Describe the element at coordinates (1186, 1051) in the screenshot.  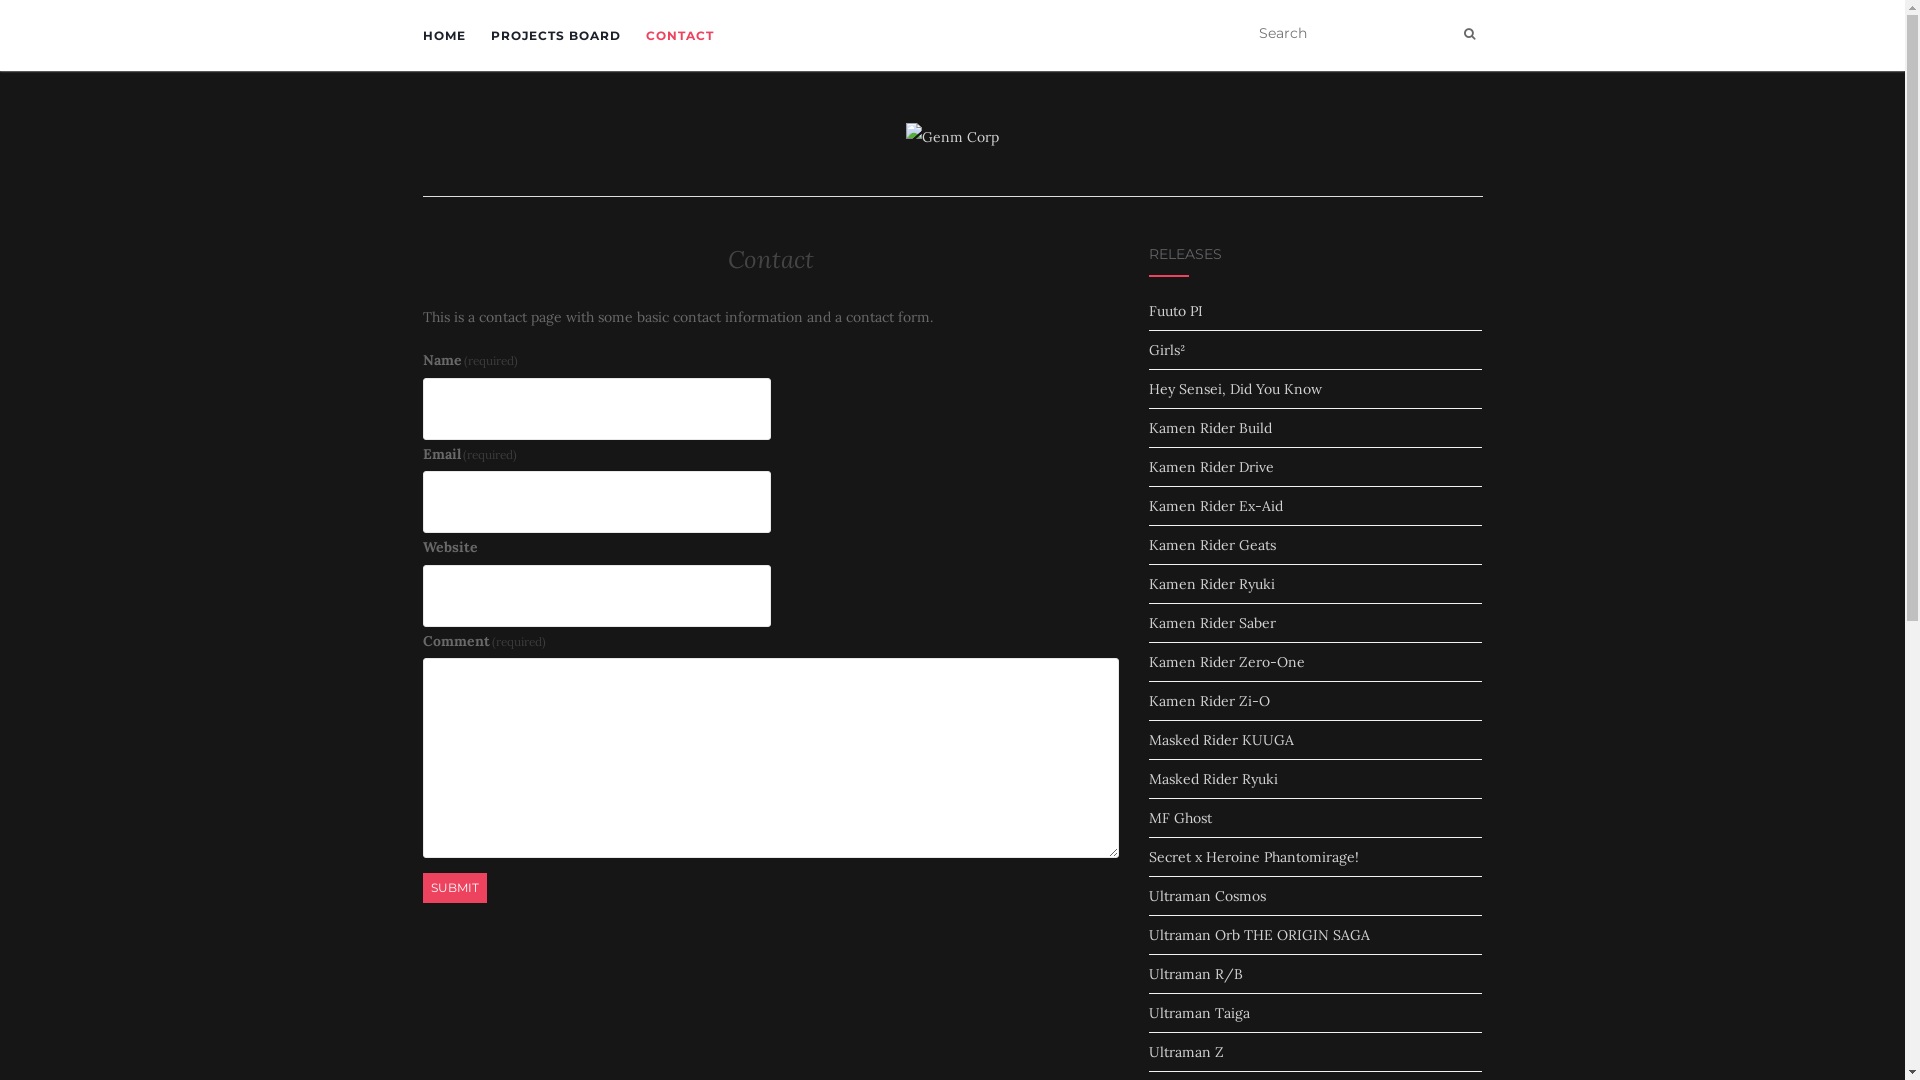
I see `'Ultraman Z'` at that location.